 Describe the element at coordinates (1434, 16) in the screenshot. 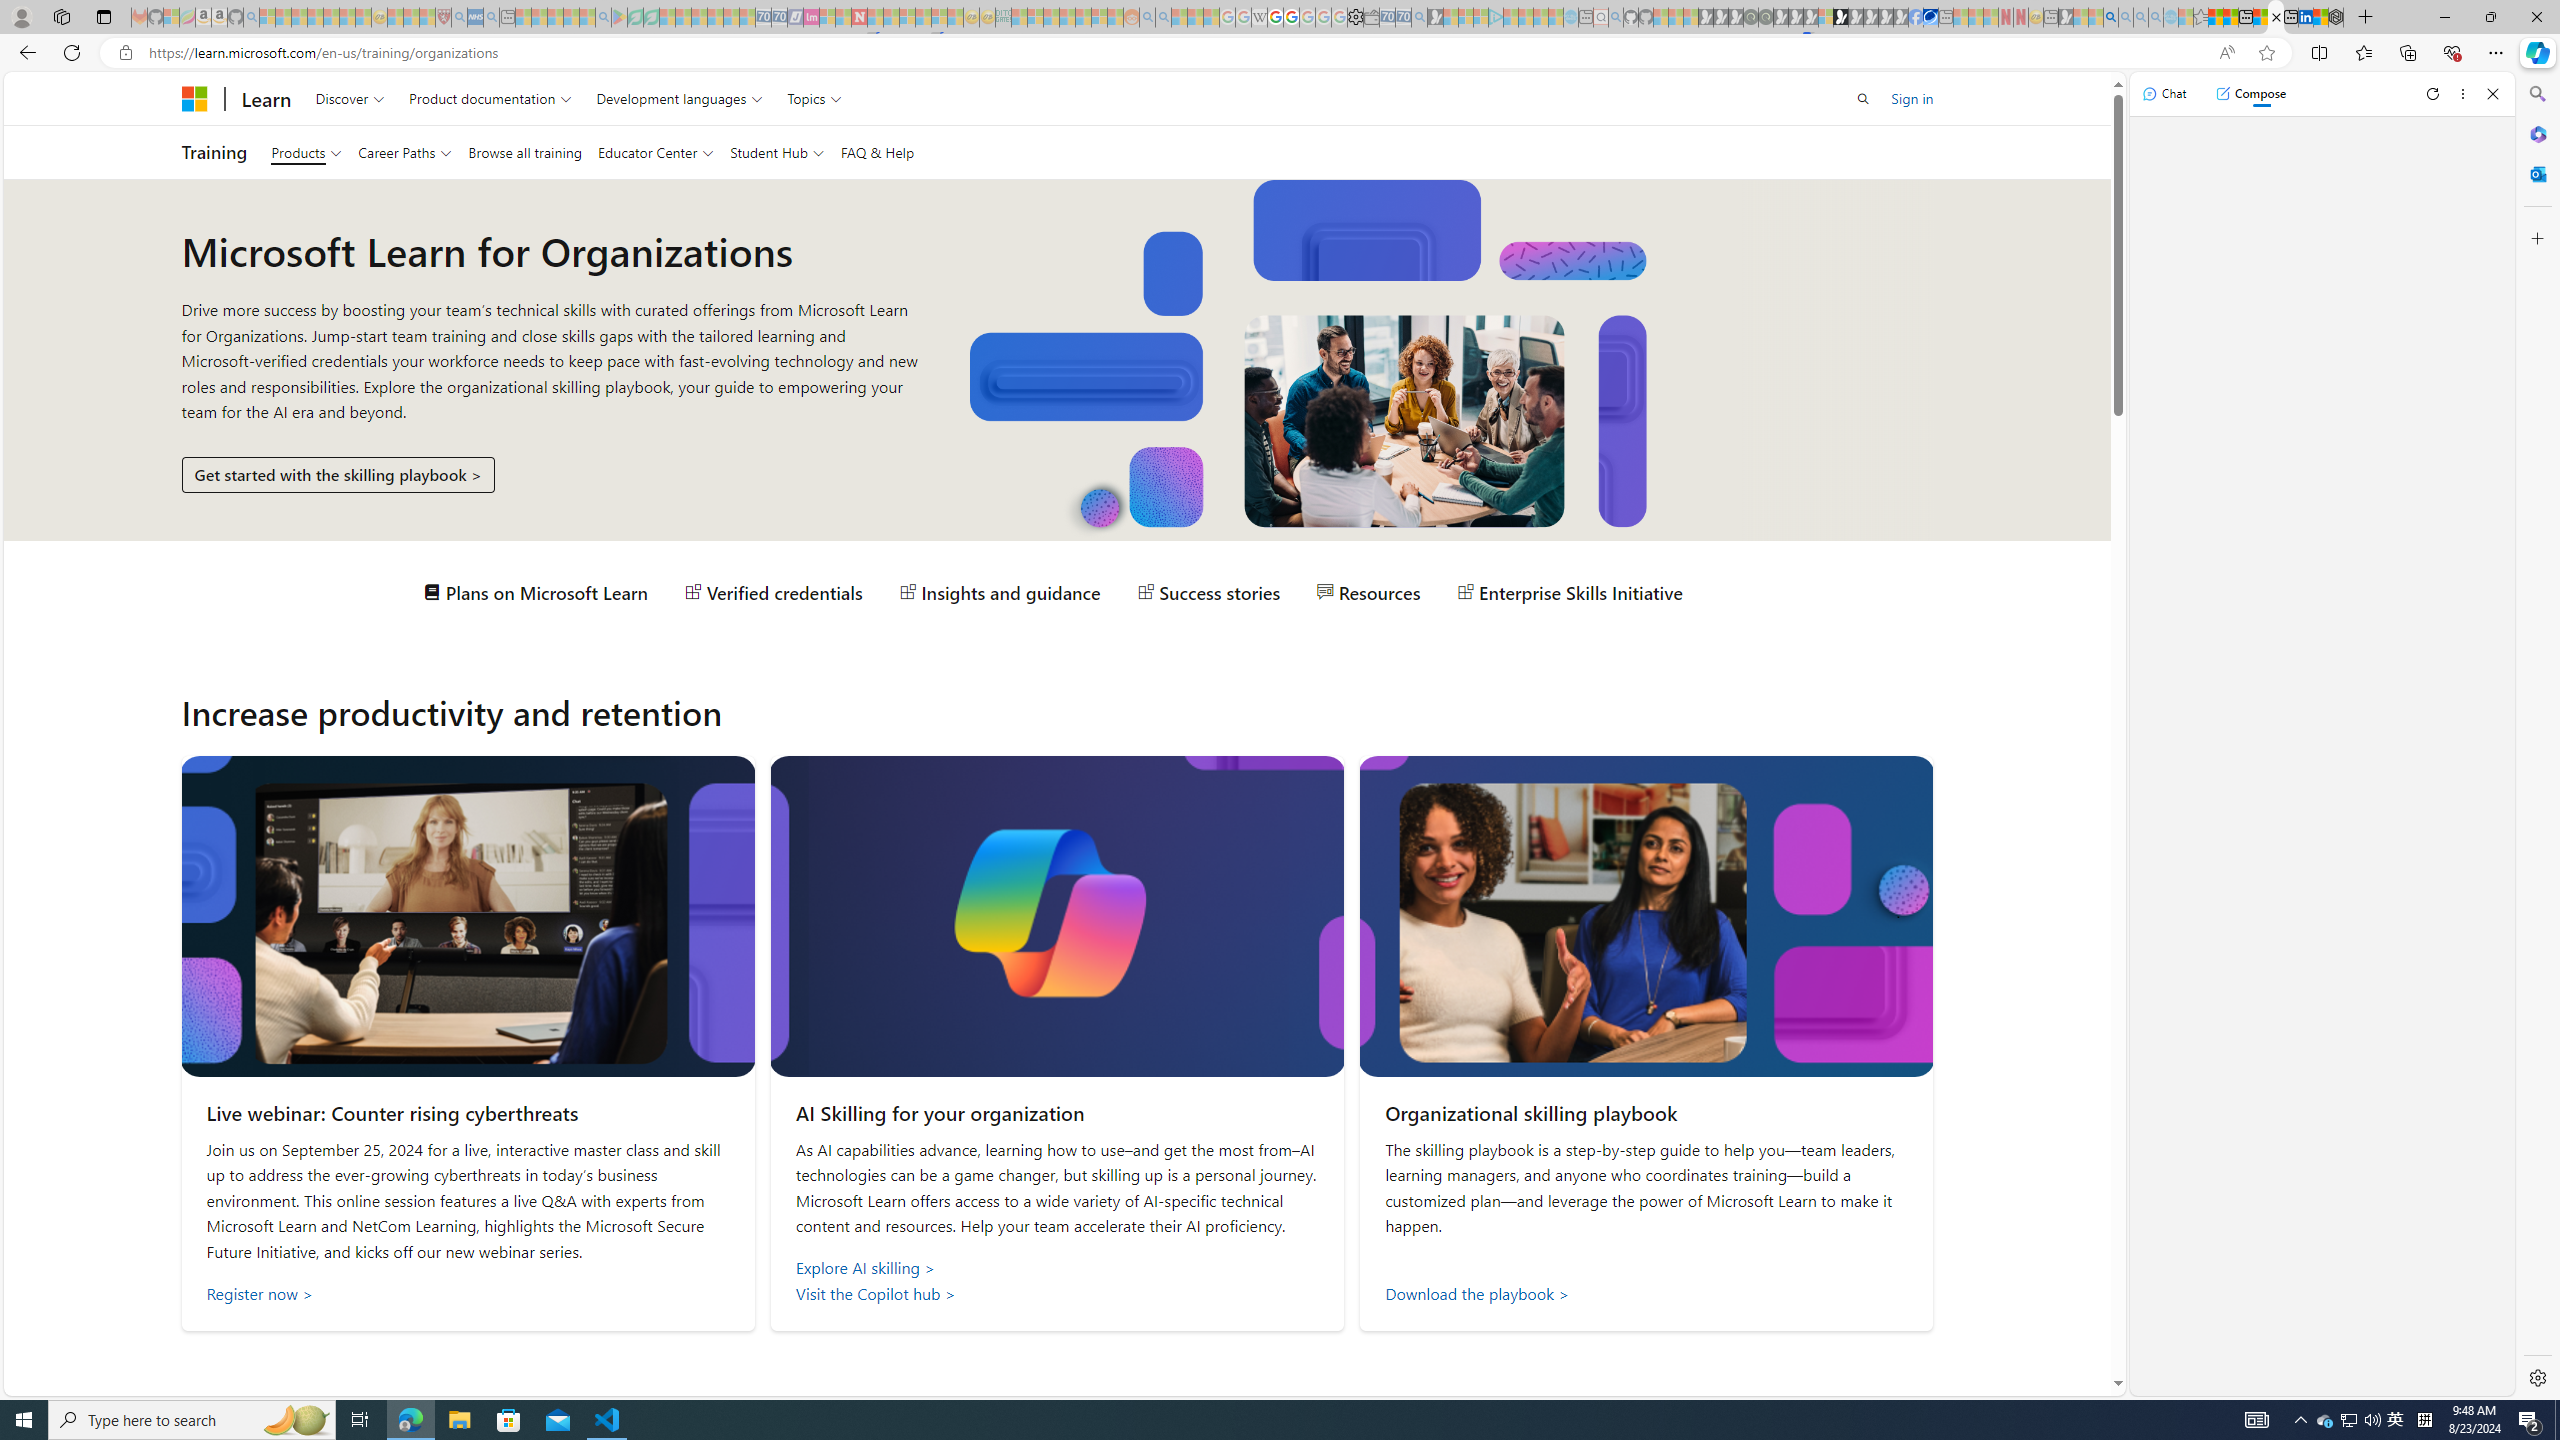

I see `'Microsoft Start Gaming - Sleeping'` at that location.